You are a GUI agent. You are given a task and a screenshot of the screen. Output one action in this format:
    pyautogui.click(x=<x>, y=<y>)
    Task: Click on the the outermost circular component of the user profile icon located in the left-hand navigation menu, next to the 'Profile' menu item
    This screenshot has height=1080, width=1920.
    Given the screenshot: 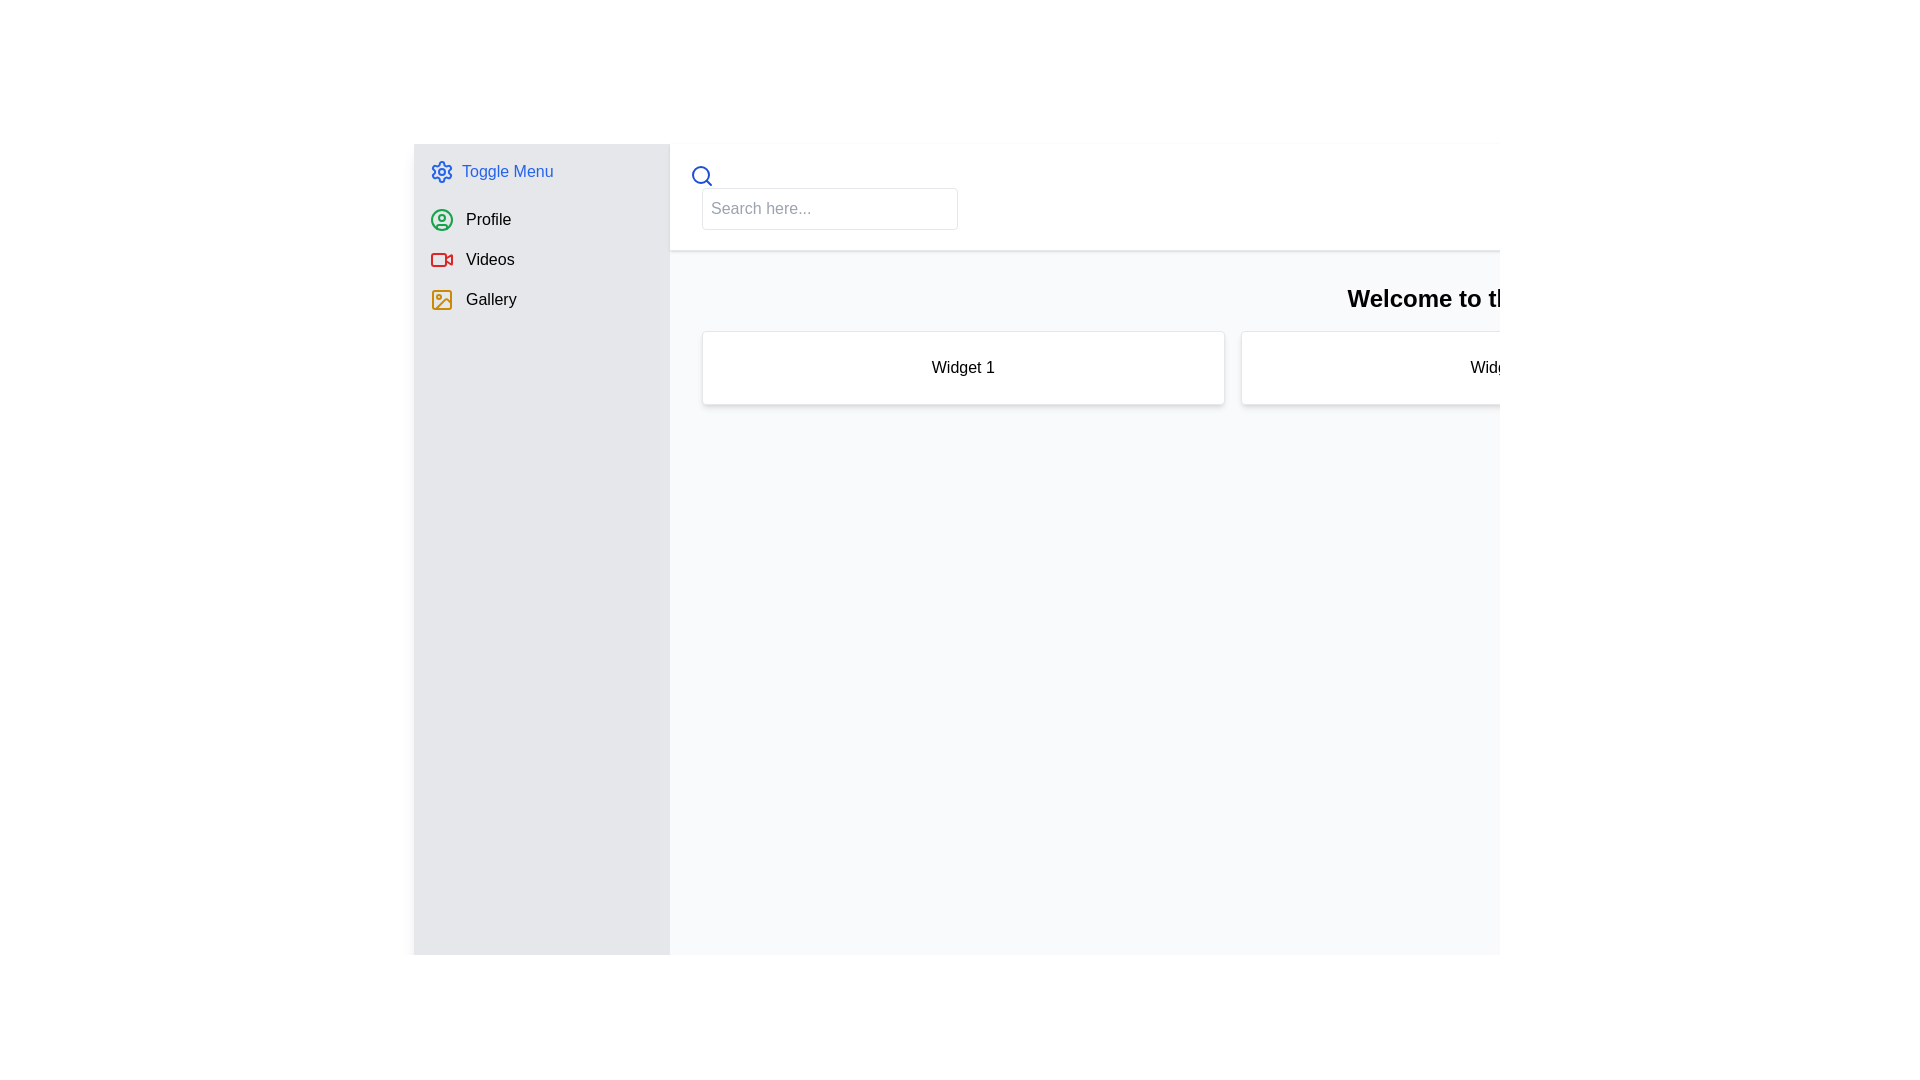 What is the action you would take?
    pyautogui.click(x=440, y=219)
    